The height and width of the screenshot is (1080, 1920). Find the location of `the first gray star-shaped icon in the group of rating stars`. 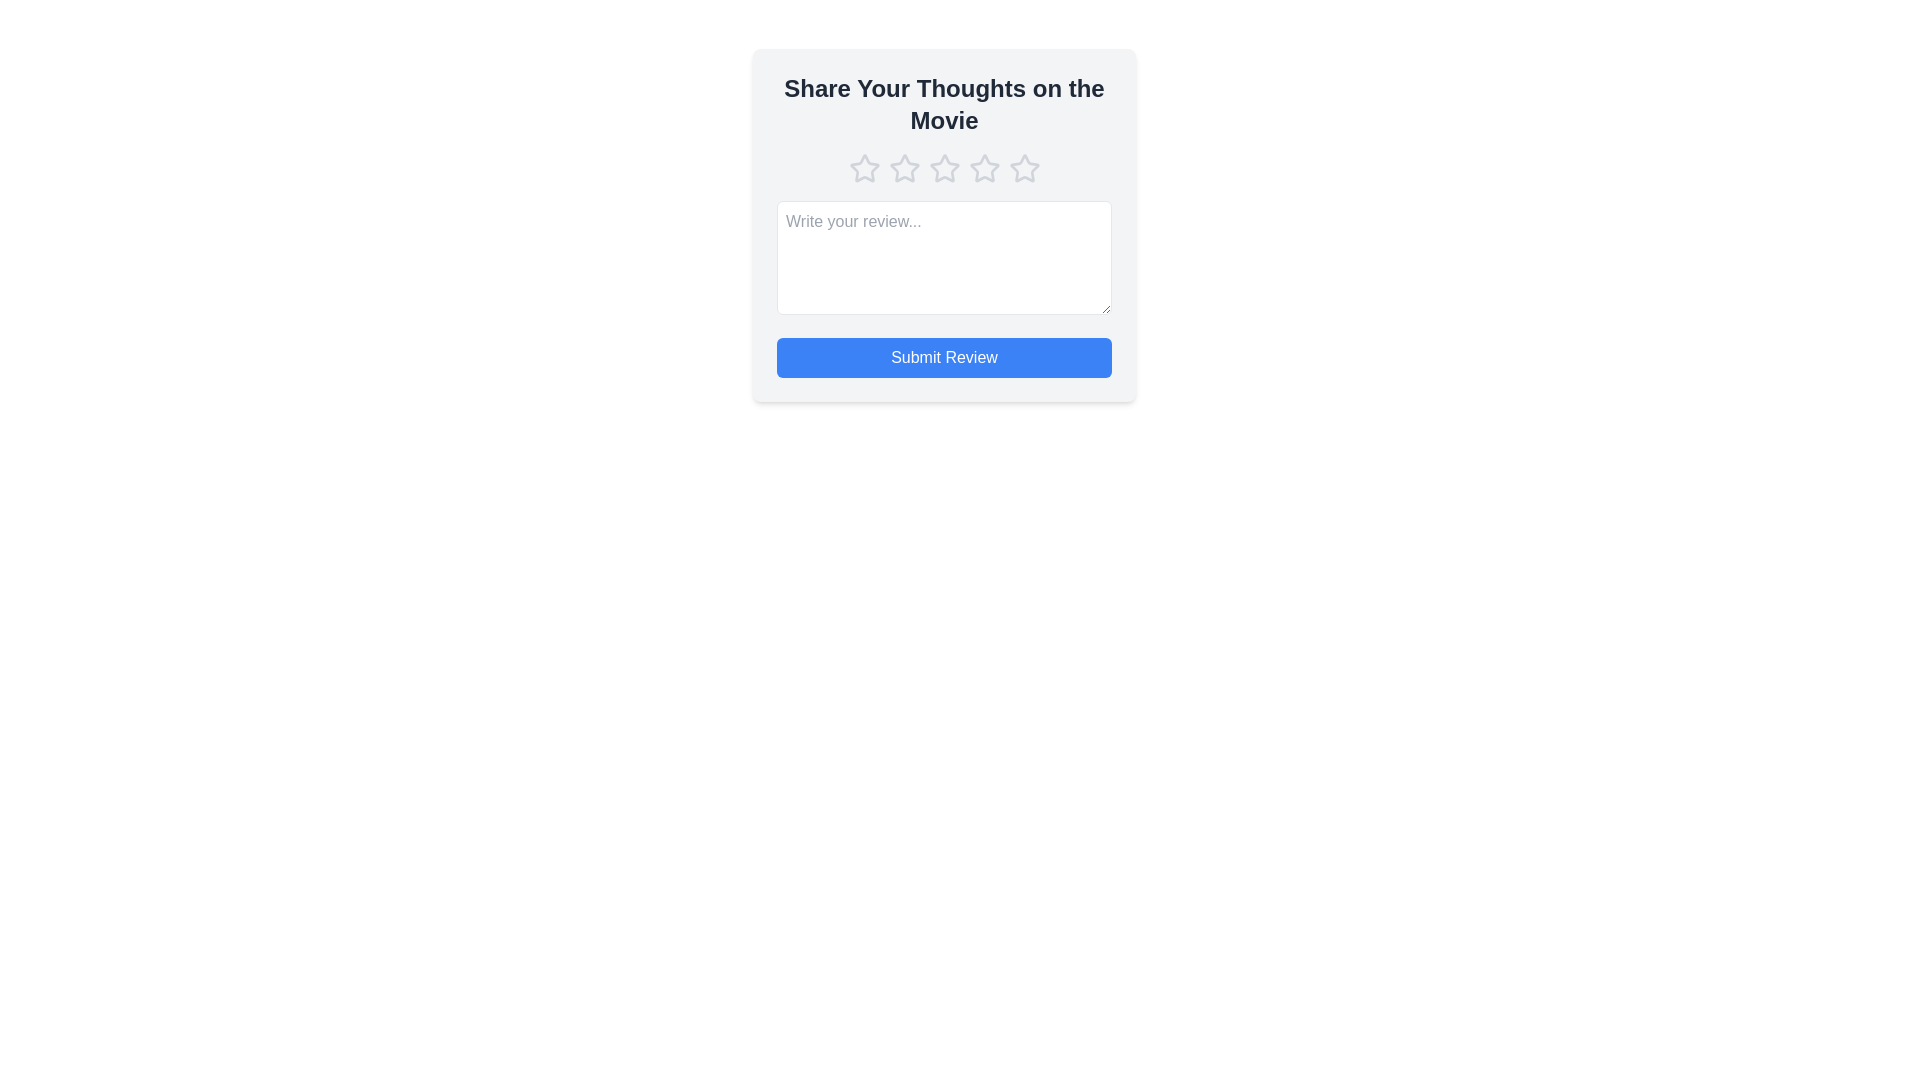

the first gray star-shaped icon in the group of rating stars is located at coordinates (864, 168).